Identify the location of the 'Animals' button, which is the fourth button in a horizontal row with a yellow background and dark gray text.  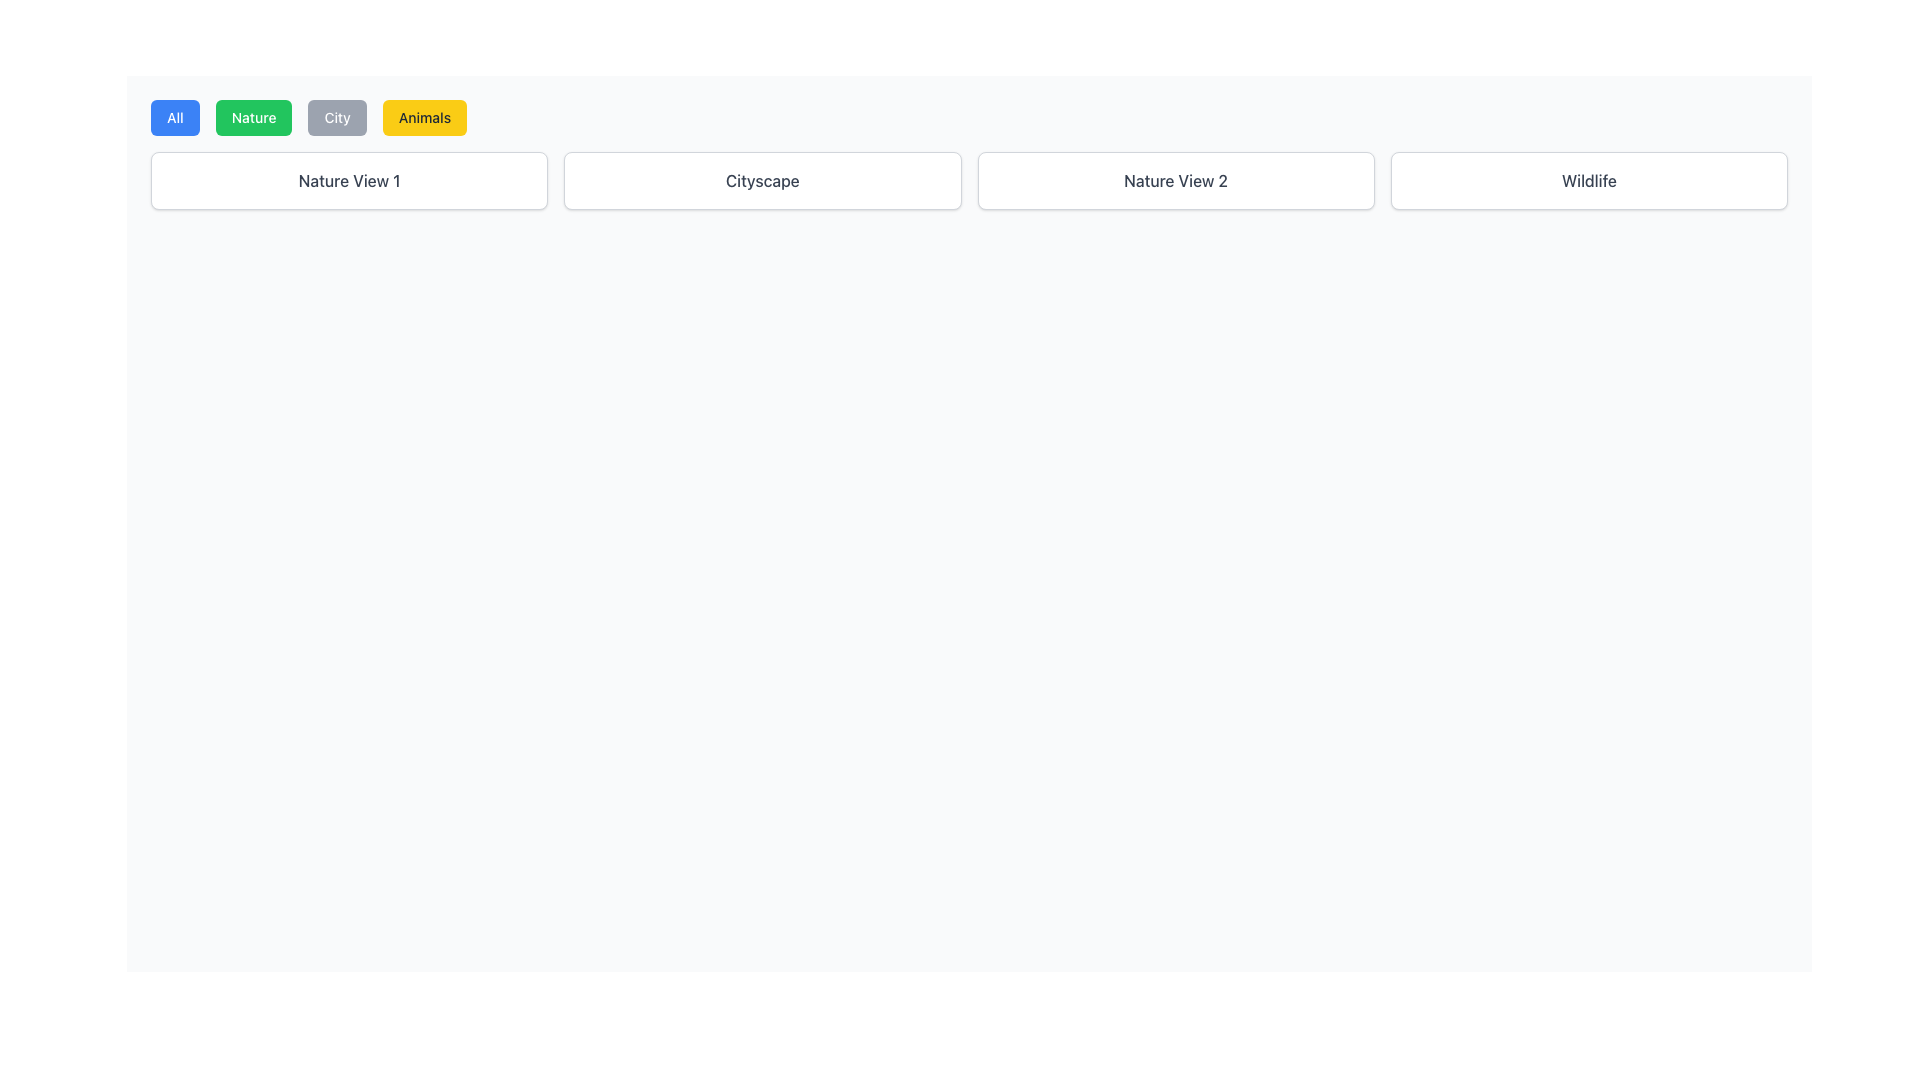
(423, 118).